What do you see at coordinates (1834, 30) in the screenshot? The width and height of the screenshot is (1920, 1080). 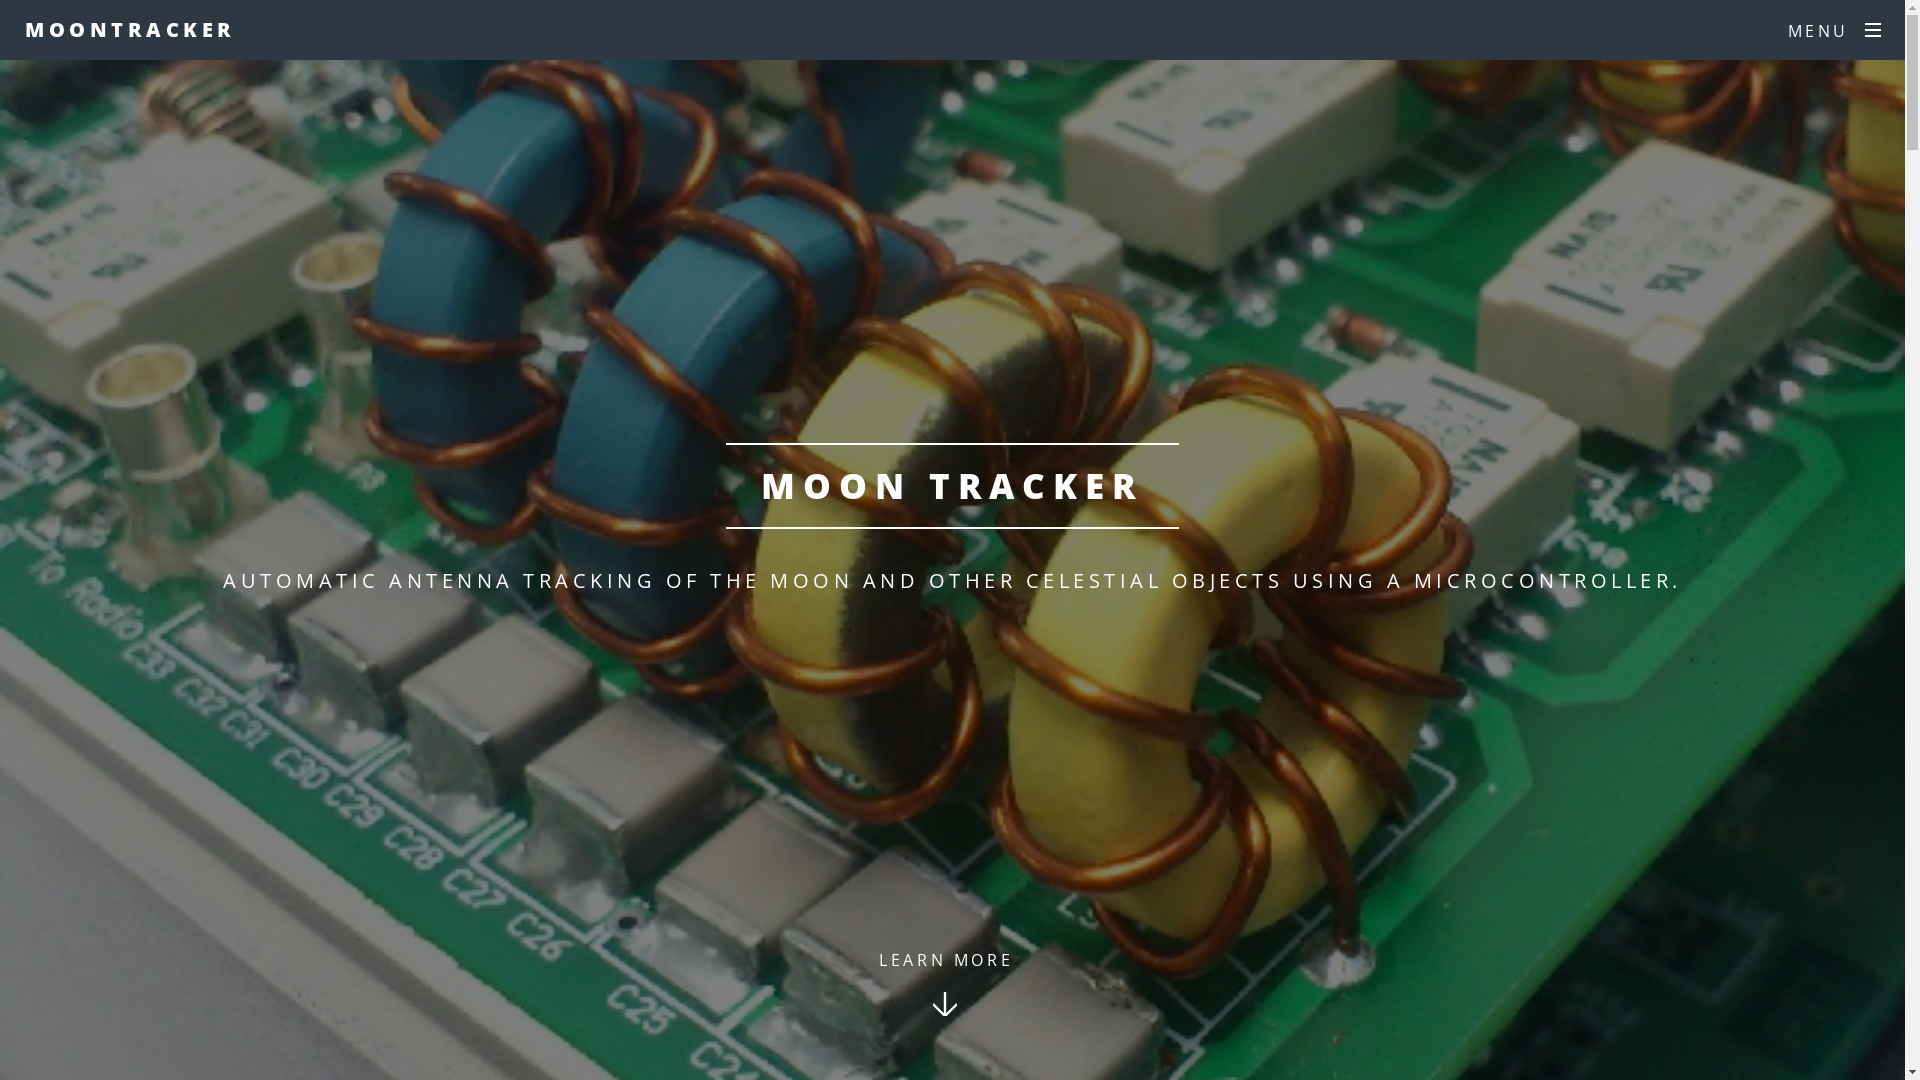 I see `'MENU'` at bounding box center [1834, 30].